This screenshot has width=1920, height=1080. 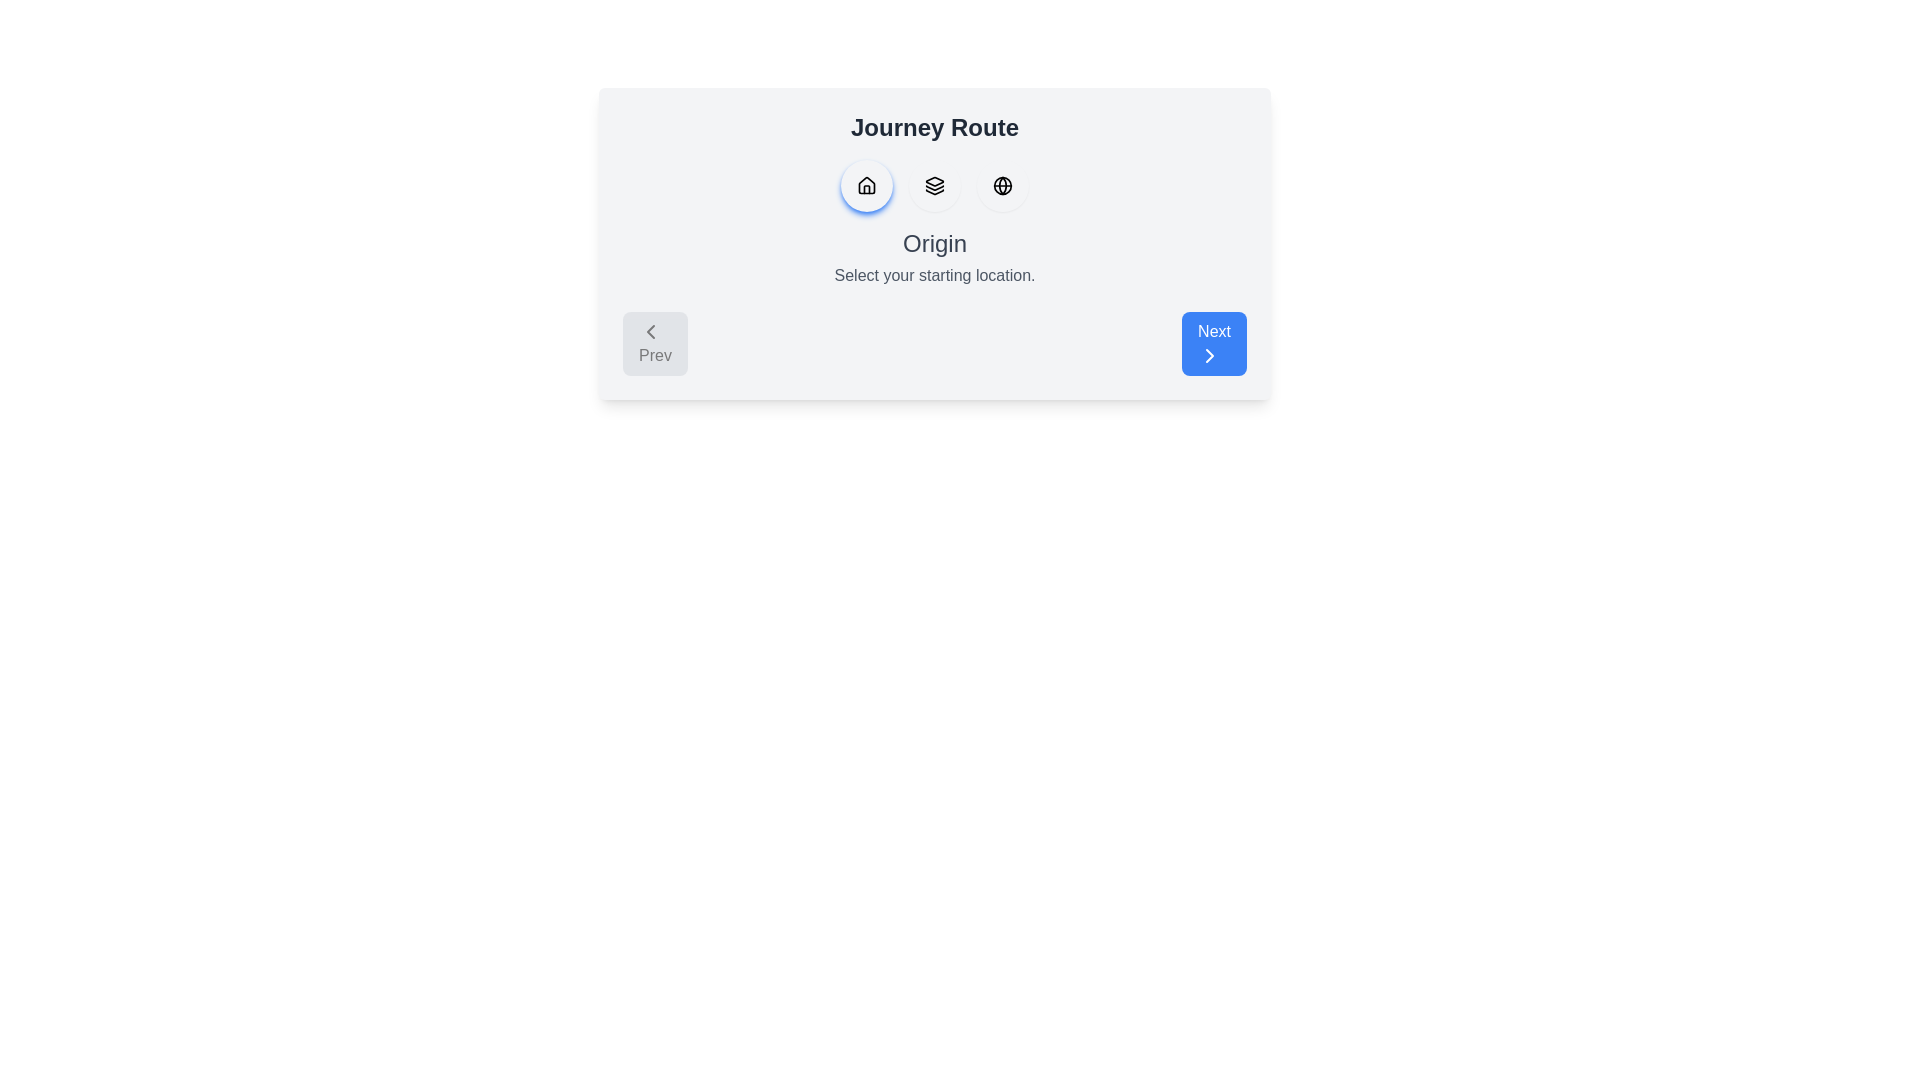 What do you see at coordinates (867, 185) in the screenshot?
I see `the house icon button located beneath the 'Journey Route' heading` at bounding box center [867, 185].